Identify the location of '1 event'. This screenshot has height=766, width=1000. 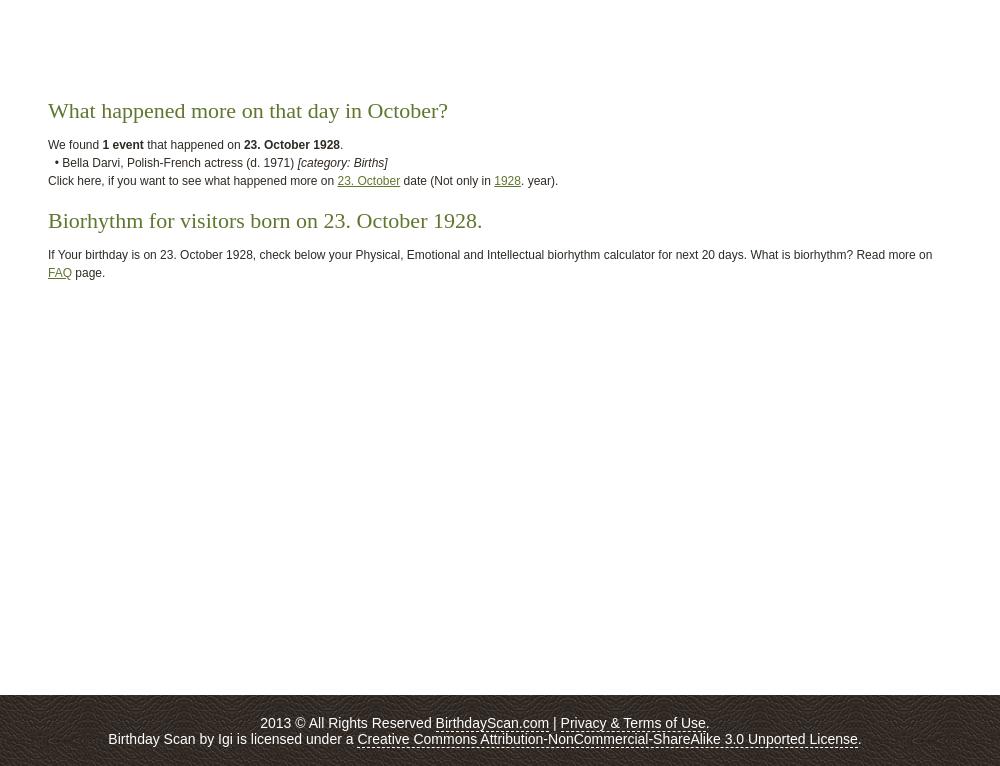
(121, 145).